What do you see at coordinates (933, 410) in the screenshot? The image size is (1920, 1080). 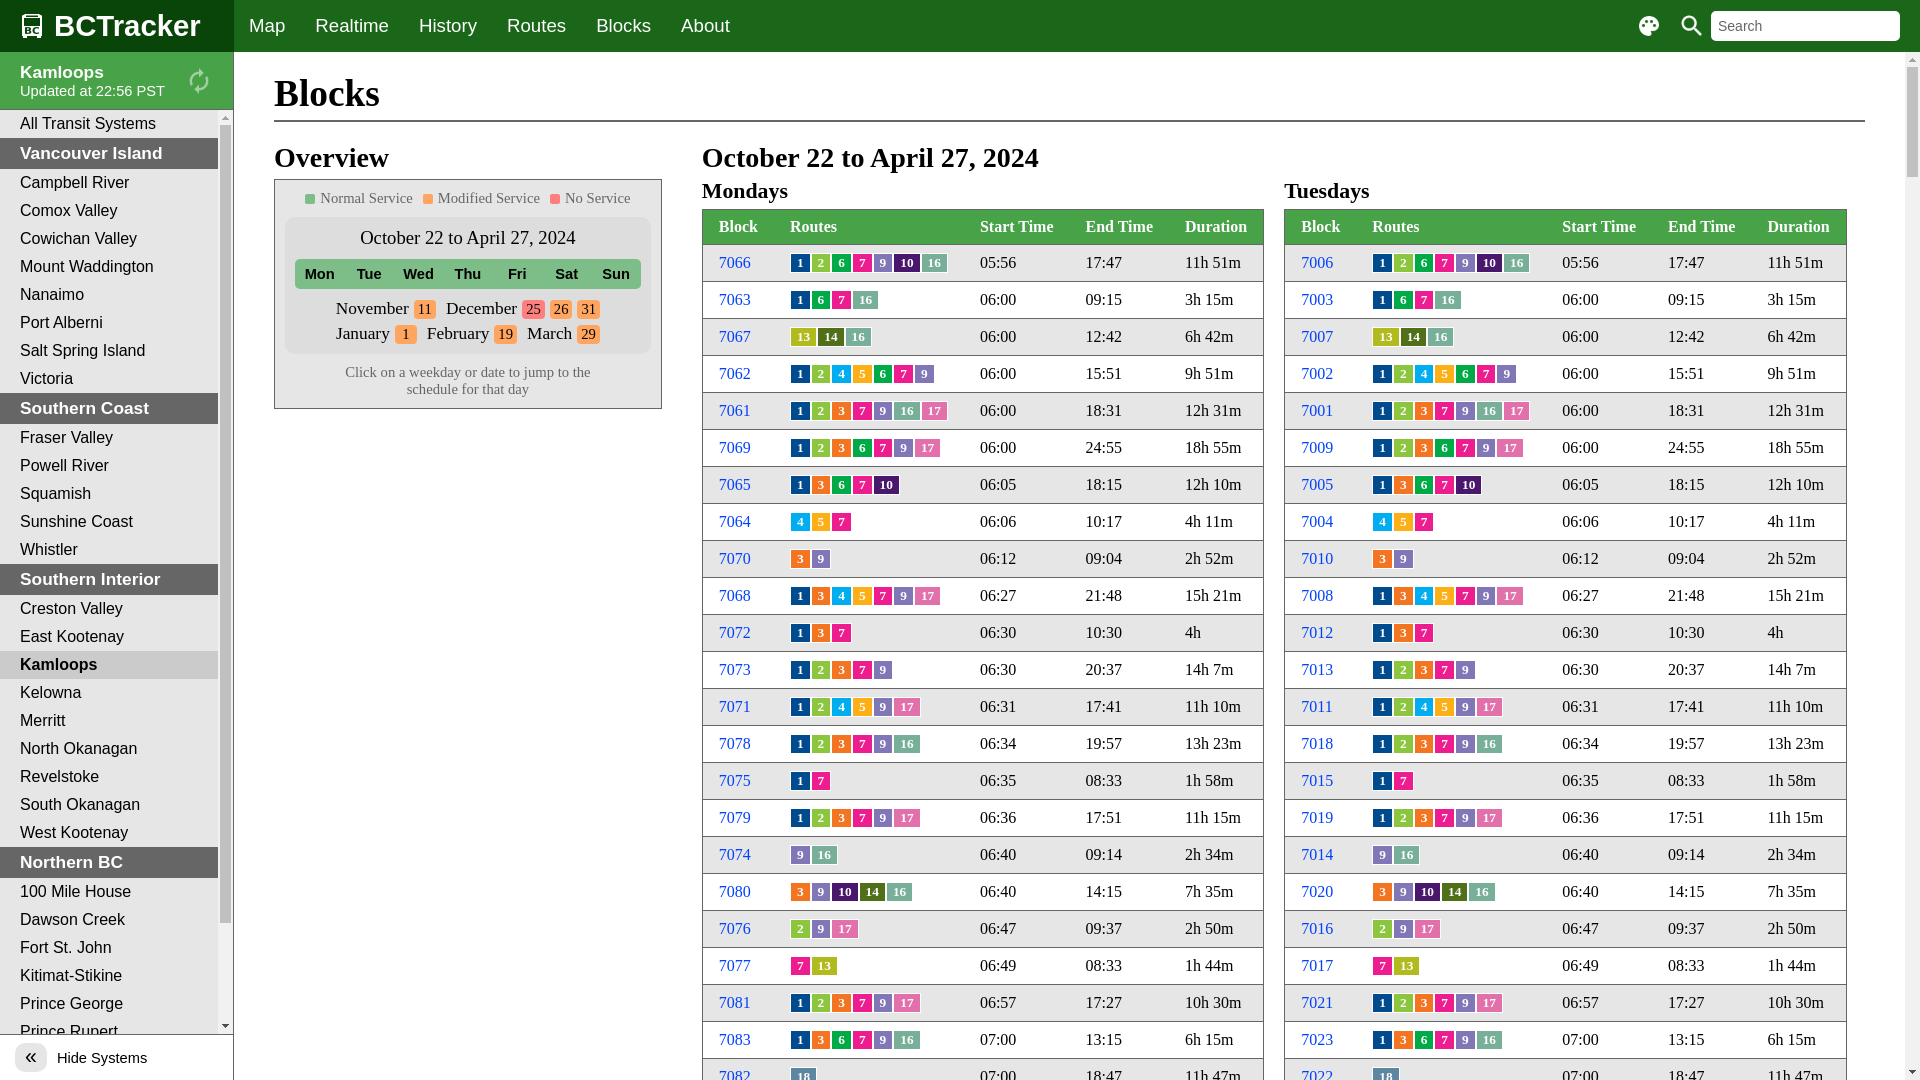 I see `'17'` at bounding box center [933, 410].